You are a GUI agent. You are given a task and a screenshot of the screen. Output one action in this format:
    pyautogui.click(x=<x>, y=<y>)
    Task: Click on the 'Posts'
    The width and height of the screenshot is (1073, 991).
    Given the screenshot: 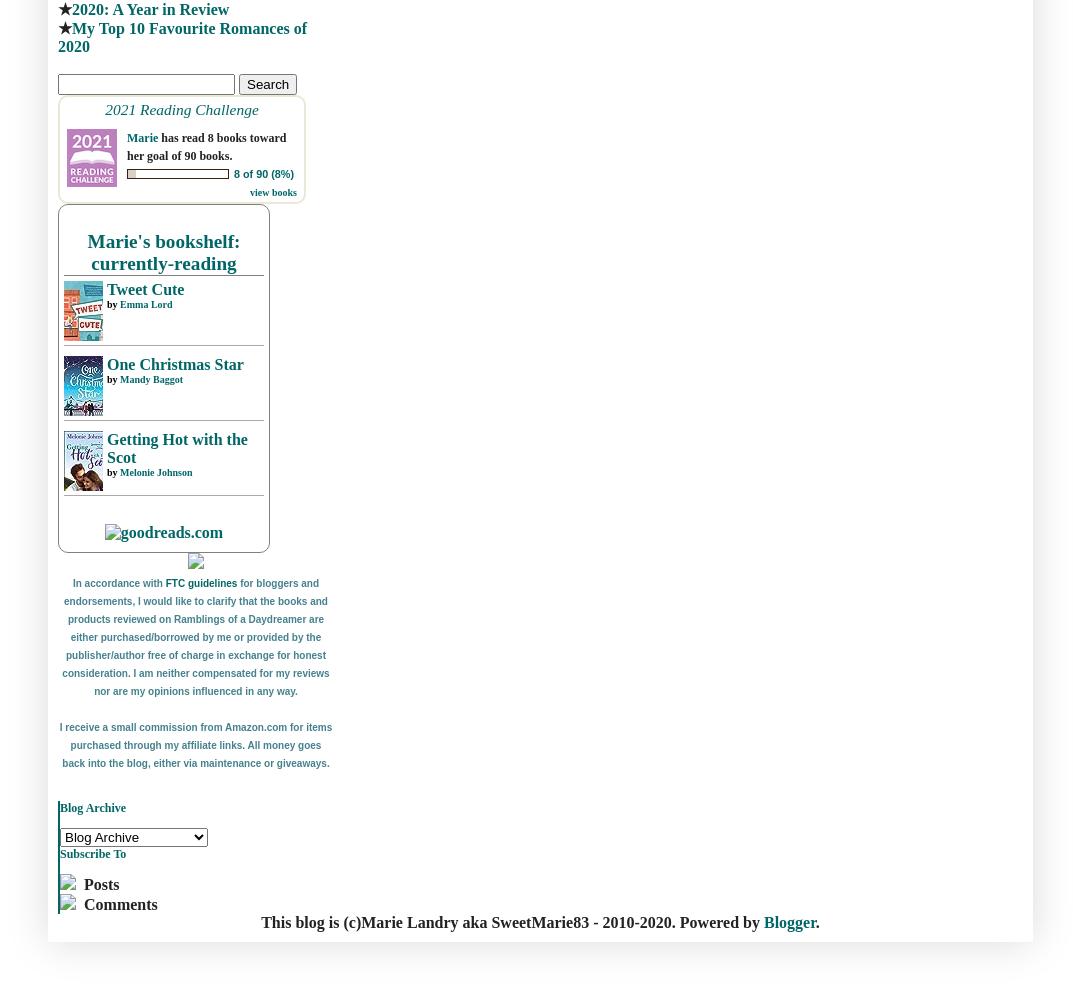 What is the action you would take?
    pyautogui.click(x=99, y=884)
    